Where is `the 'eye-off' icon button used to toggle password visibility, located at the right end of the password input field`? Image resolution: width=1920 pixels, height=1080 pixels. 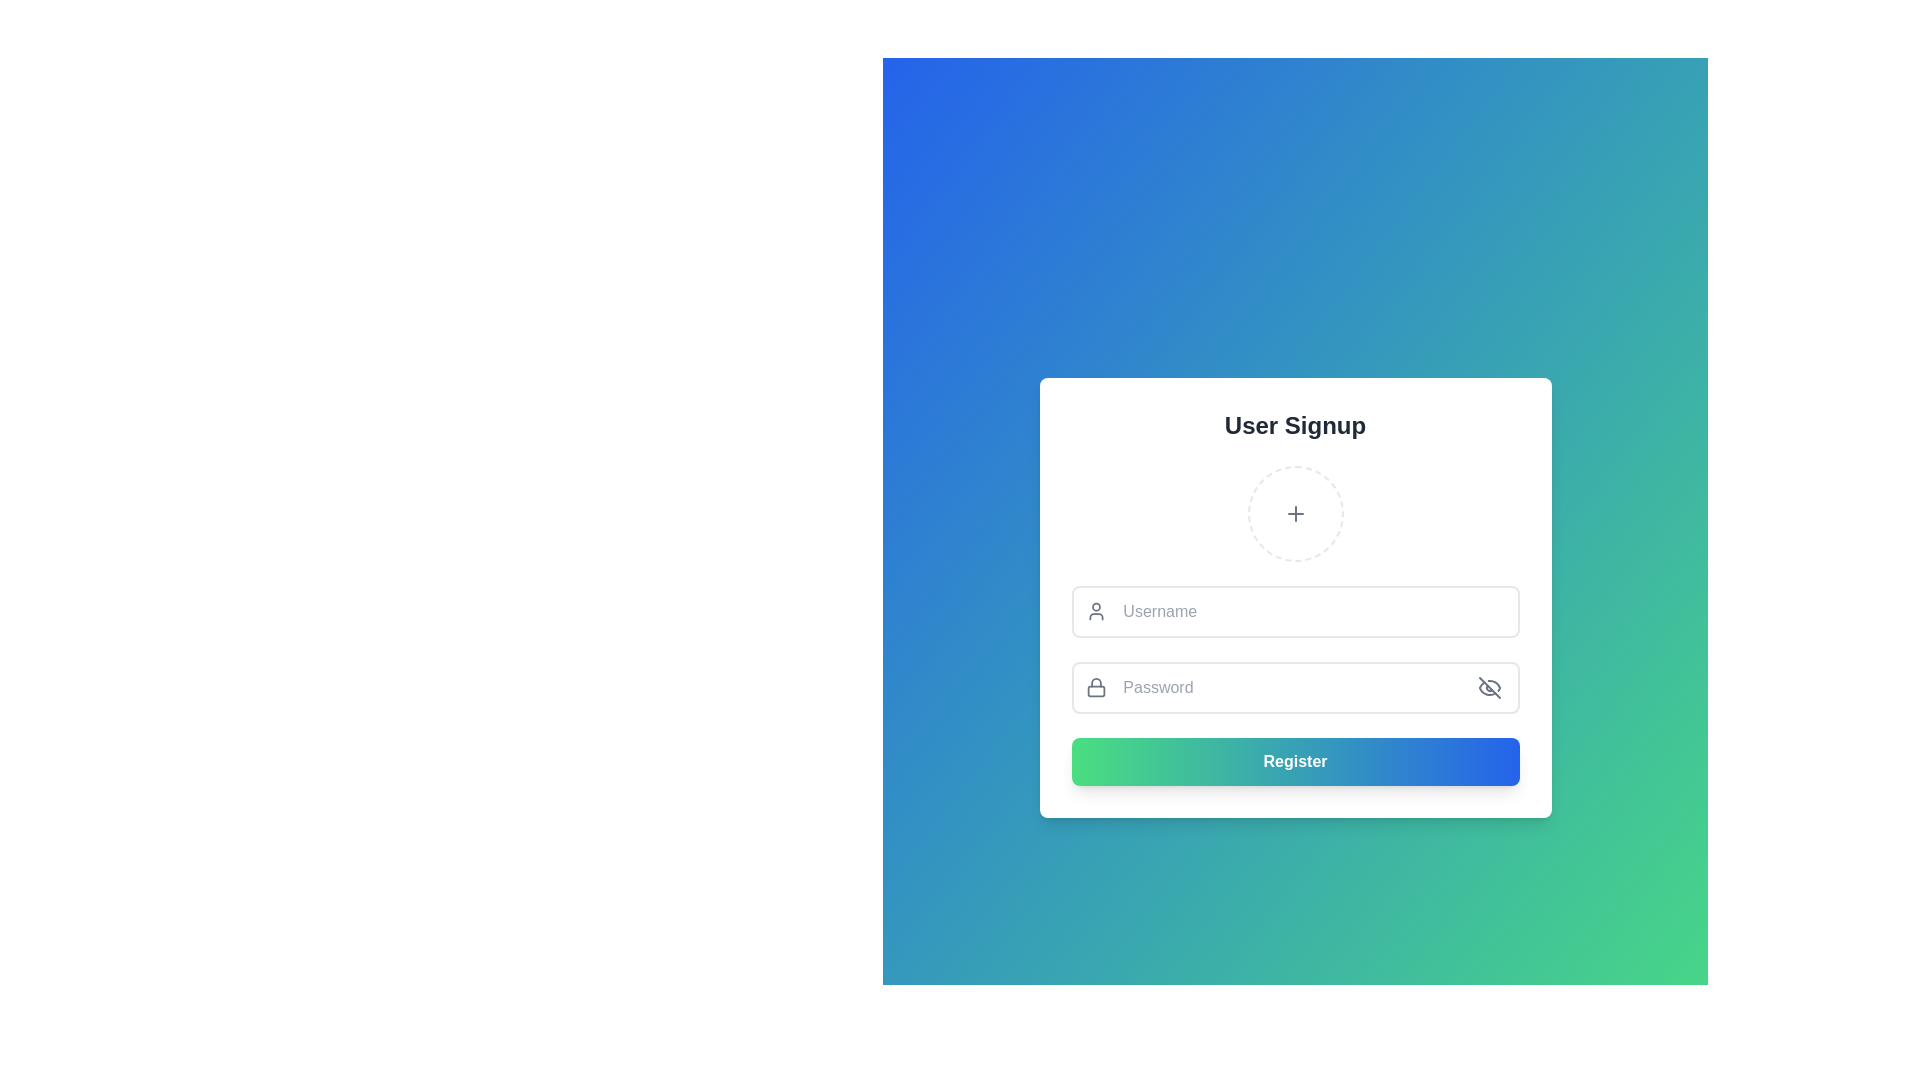 the 'eye-off' icon button used to toggle password visibility, located at the right end of the password input field is located at coordinates (1489, 686).